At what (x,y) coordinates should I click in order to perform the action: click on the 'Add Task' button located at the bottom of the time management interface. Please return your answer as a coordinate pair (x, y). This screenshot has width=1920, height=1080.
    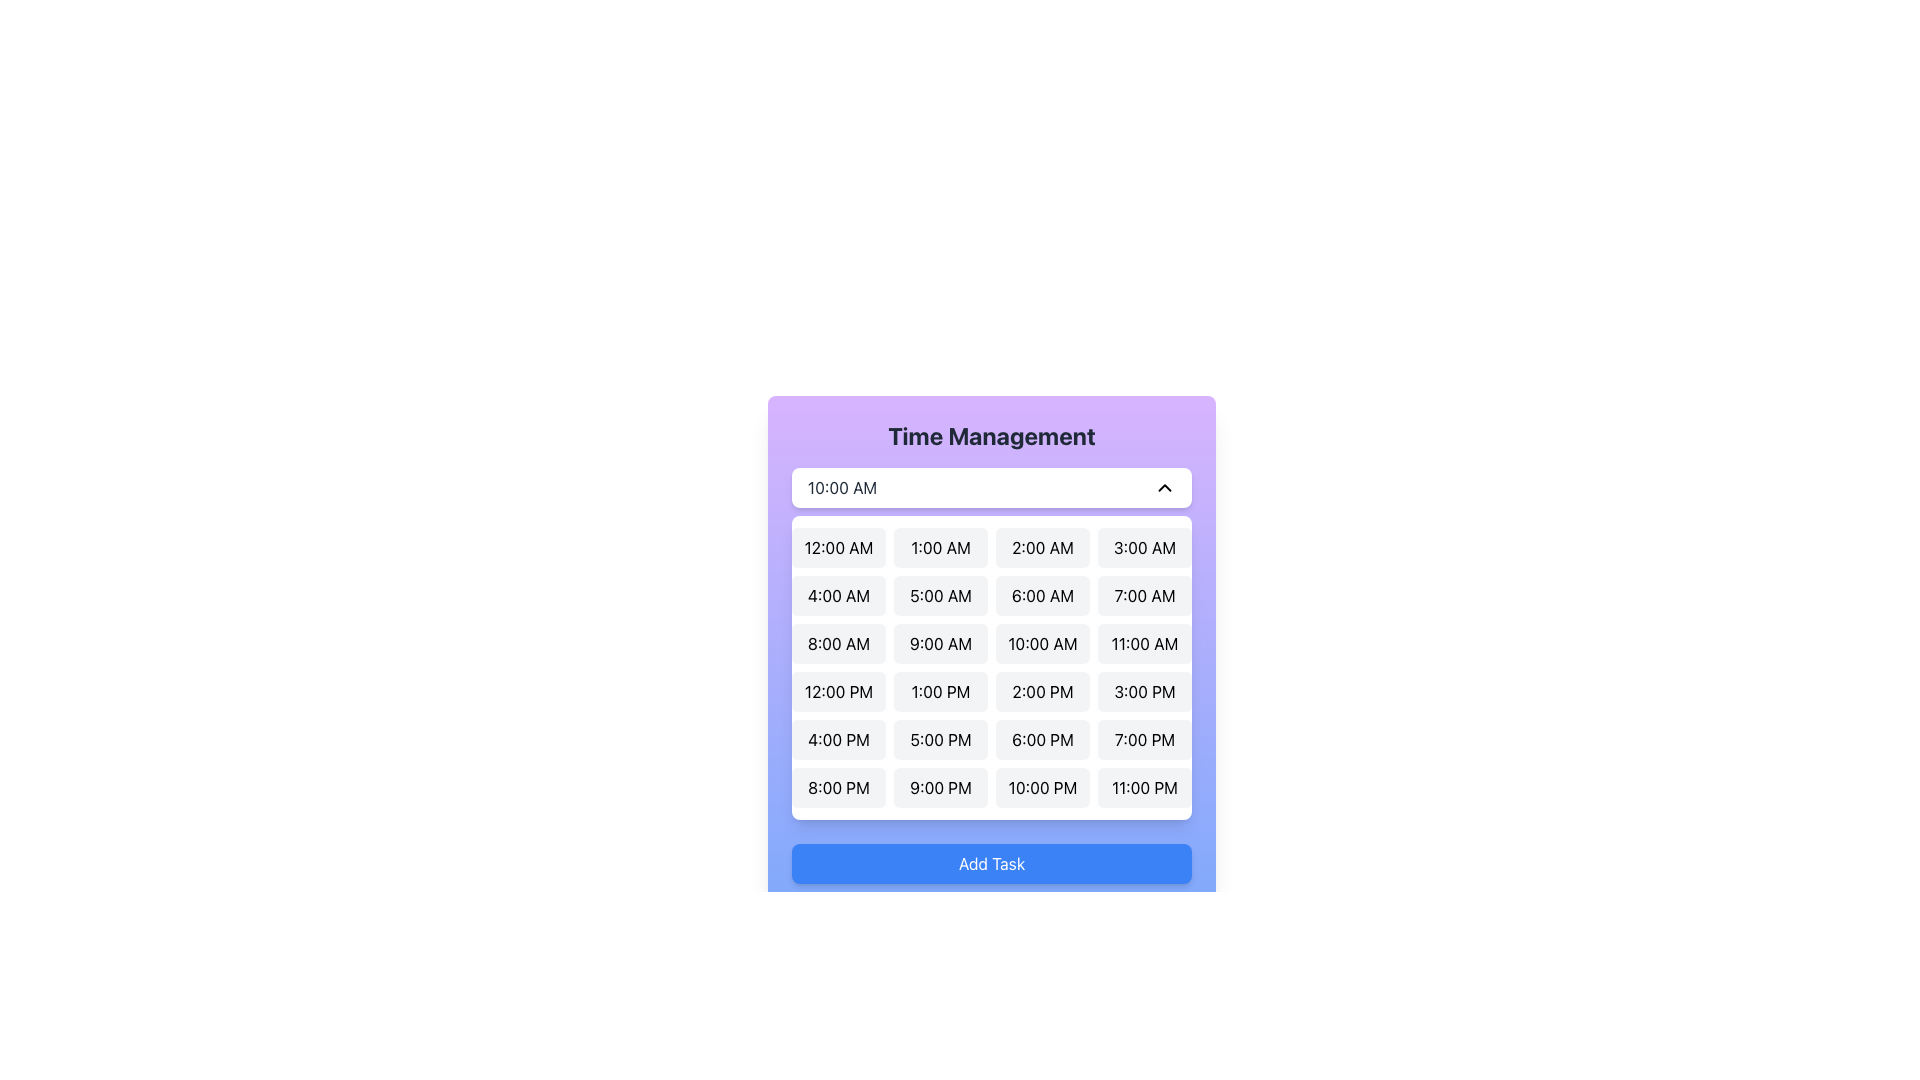
    Looking at the image, I should click on (992, 863).